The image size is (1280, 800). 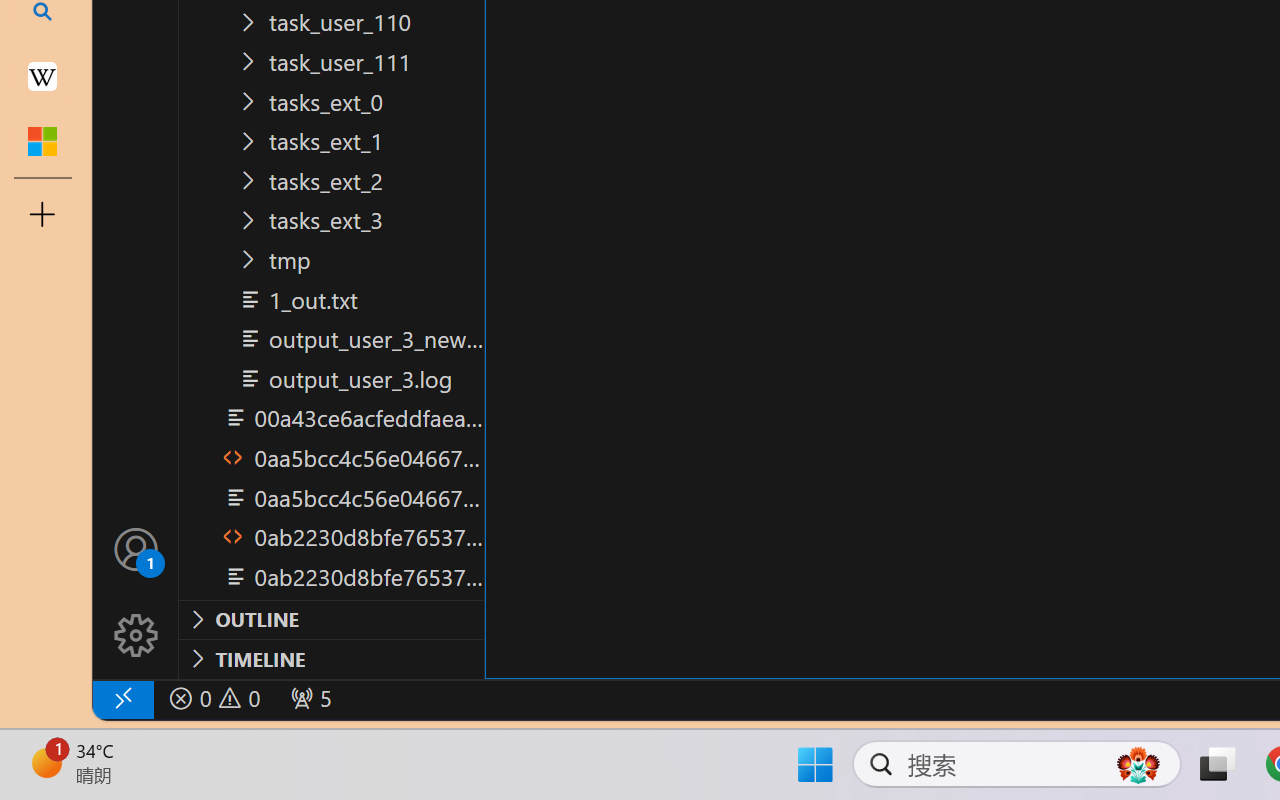 I want to click on 'remote', so click(x=121, y=698).